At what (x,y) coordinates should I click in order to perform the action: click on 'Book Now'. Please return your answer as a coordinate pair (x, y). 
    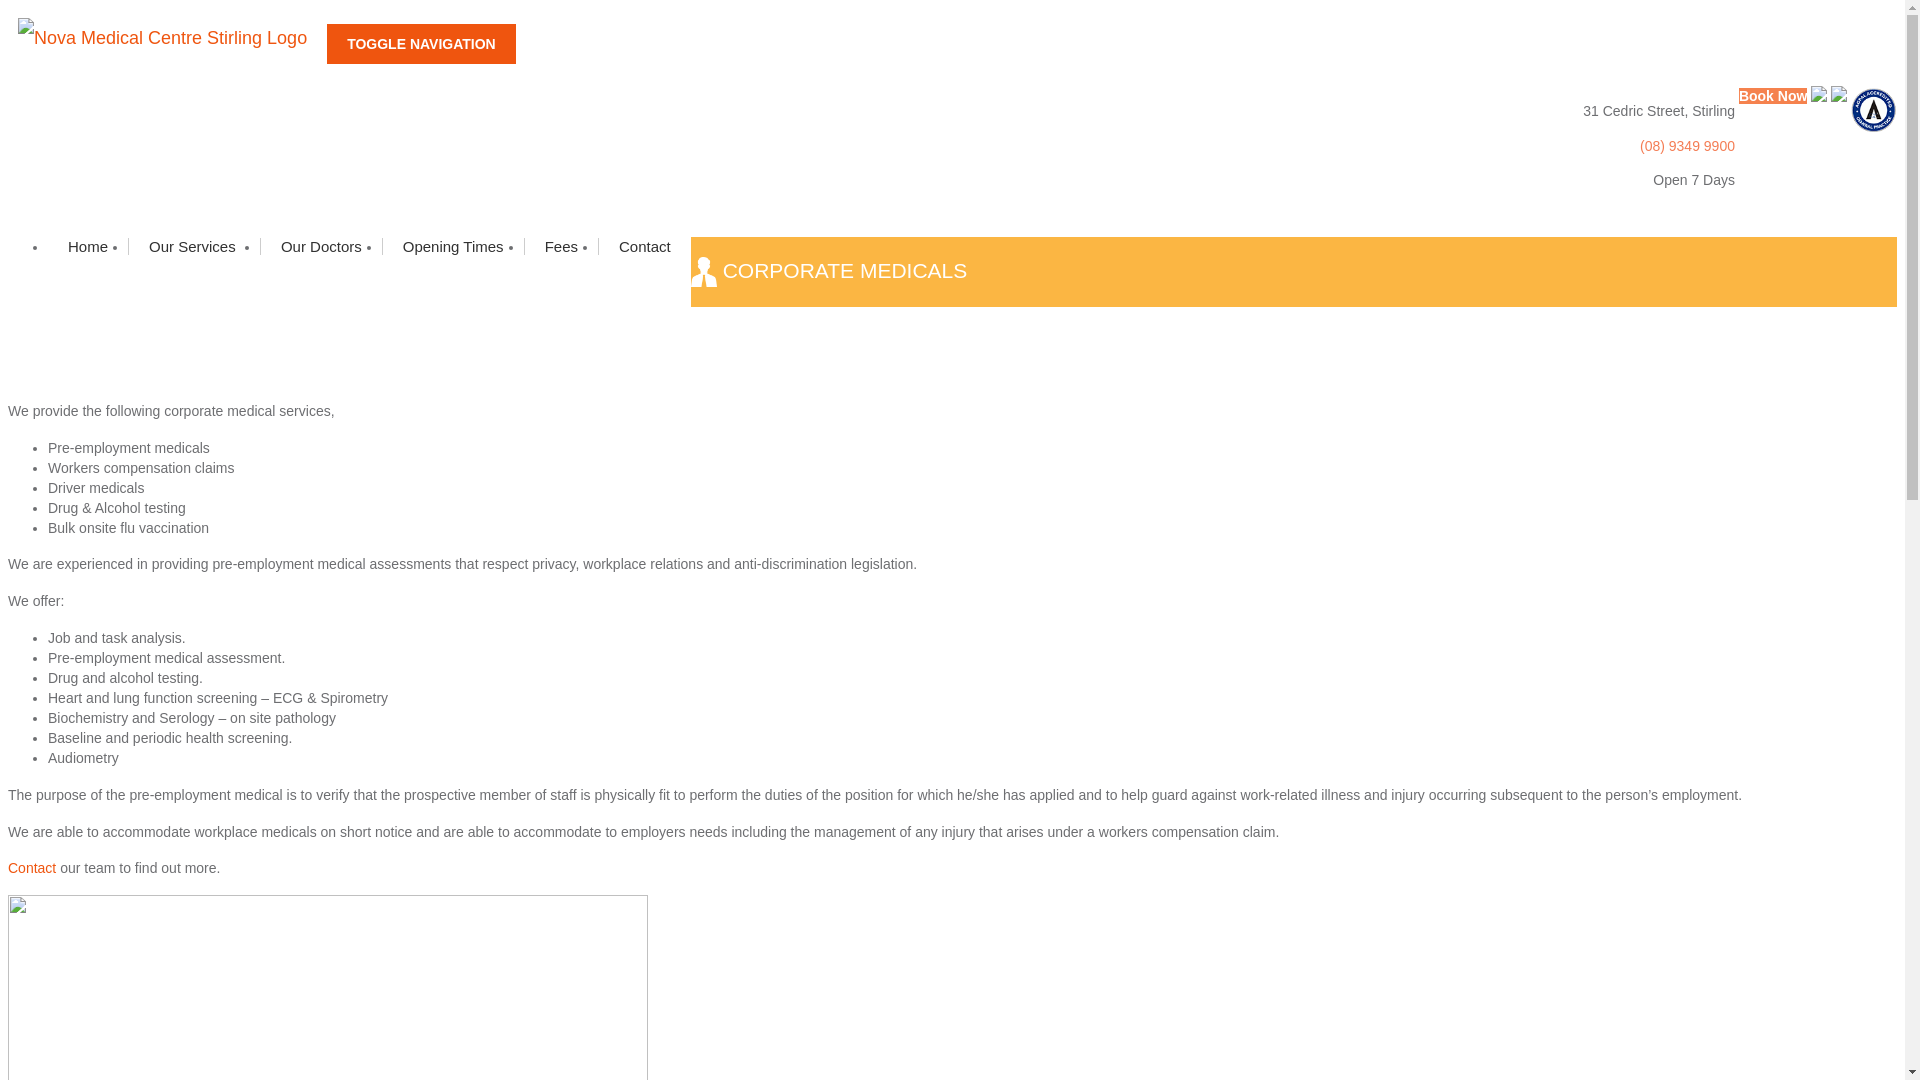
    Looking at the image, I should click on (1737, 96).